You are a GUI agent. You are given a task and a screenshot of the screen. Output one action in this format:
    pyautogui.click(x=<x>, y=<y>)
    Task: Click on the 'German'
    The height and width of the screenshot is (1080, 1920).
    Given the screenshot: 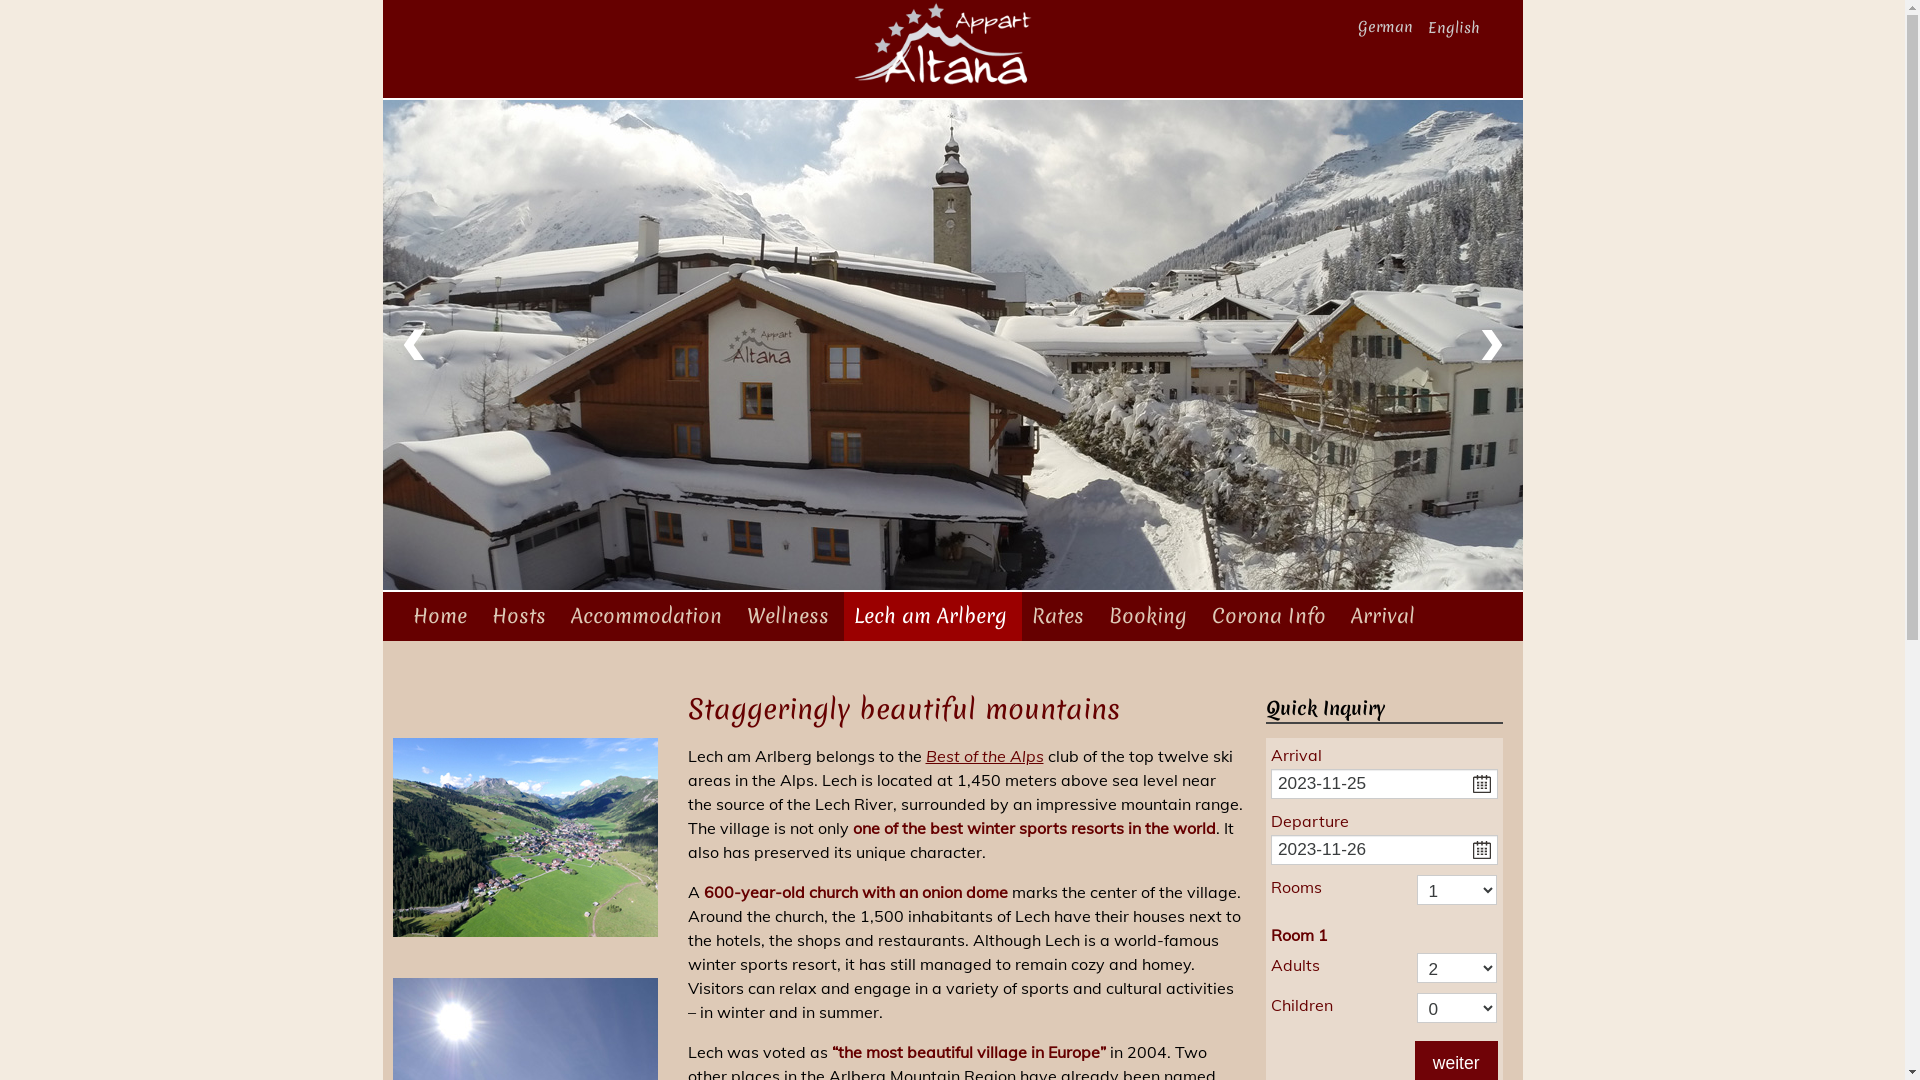 What is the action you would take?
    pyautogui.click(x=1386, y=27)
    